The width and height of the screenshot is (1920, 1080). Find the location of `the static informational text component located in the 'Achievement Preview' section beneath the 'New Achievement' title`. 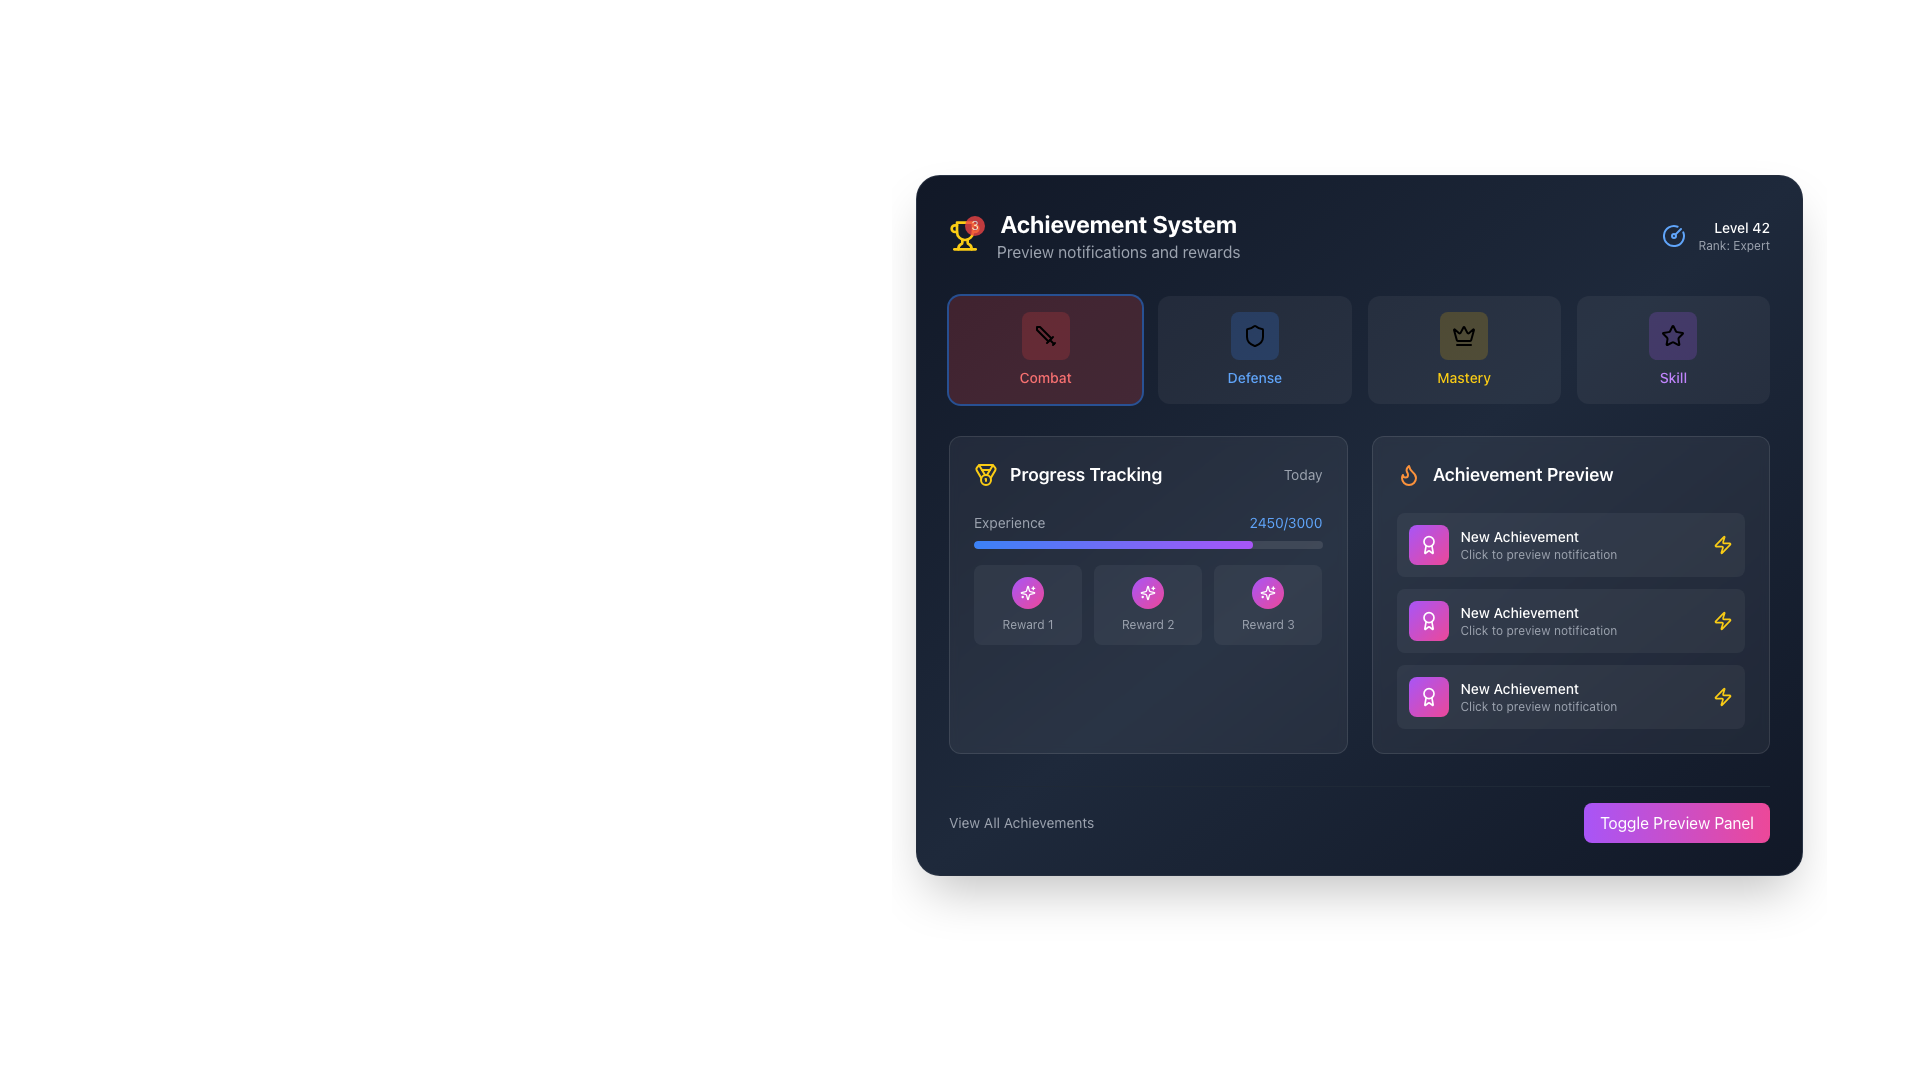

the static informational text component located in the 'Achievement Preview' section beneath the 'New Achievement' title is located at coordinates (1579, 555).